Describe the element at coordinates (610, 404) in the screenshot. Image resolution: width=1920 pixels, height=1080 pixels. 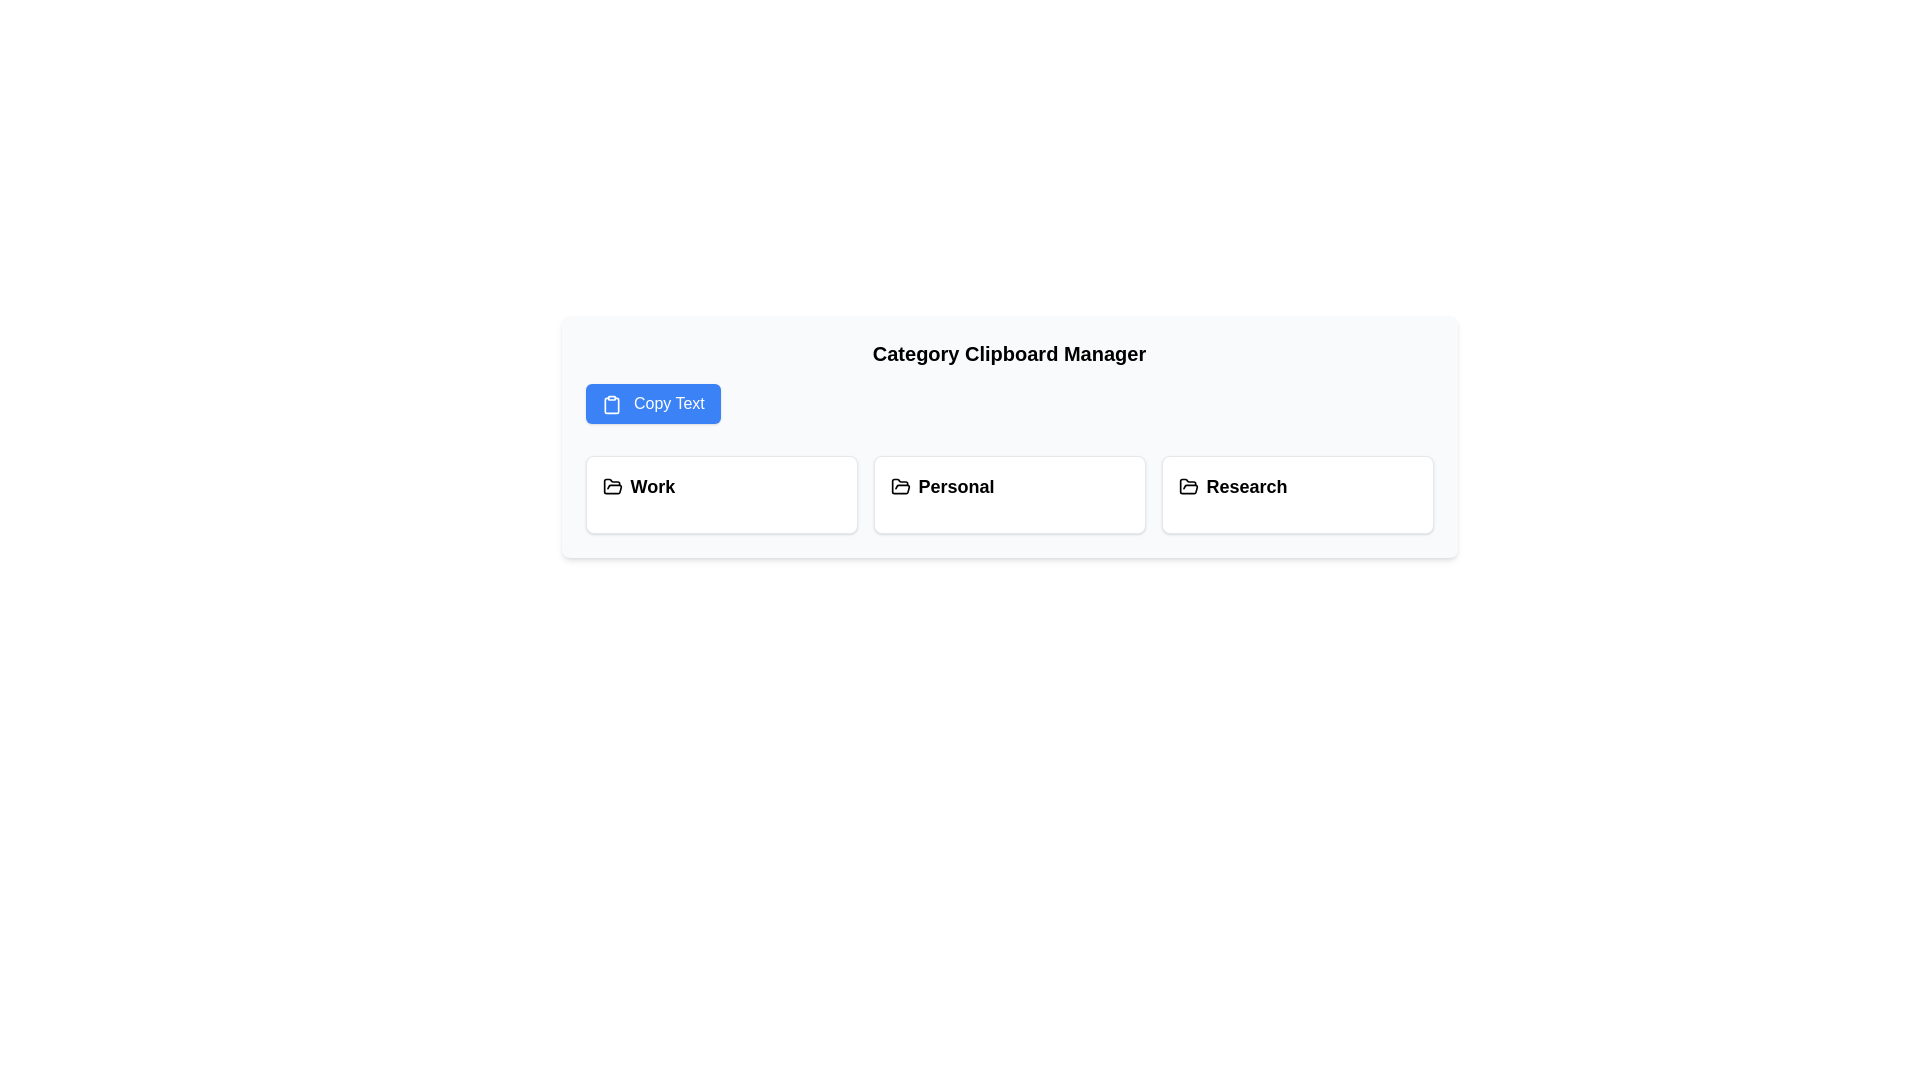
I see `the clipboard icon within the blue 'Copy Text' button, which is positioned above the options 'Work', 'Personal', and 'Research'` at that location.